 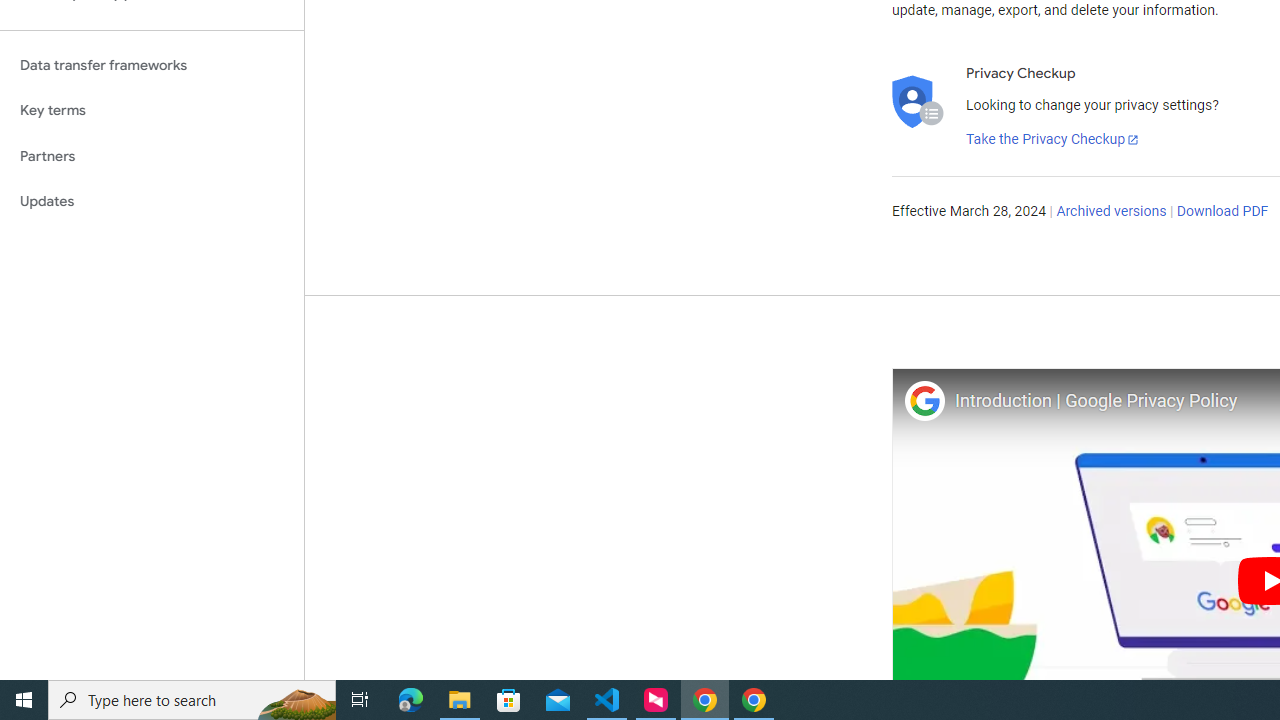 I want to click on 'Partners', so click(x=151, y=155).